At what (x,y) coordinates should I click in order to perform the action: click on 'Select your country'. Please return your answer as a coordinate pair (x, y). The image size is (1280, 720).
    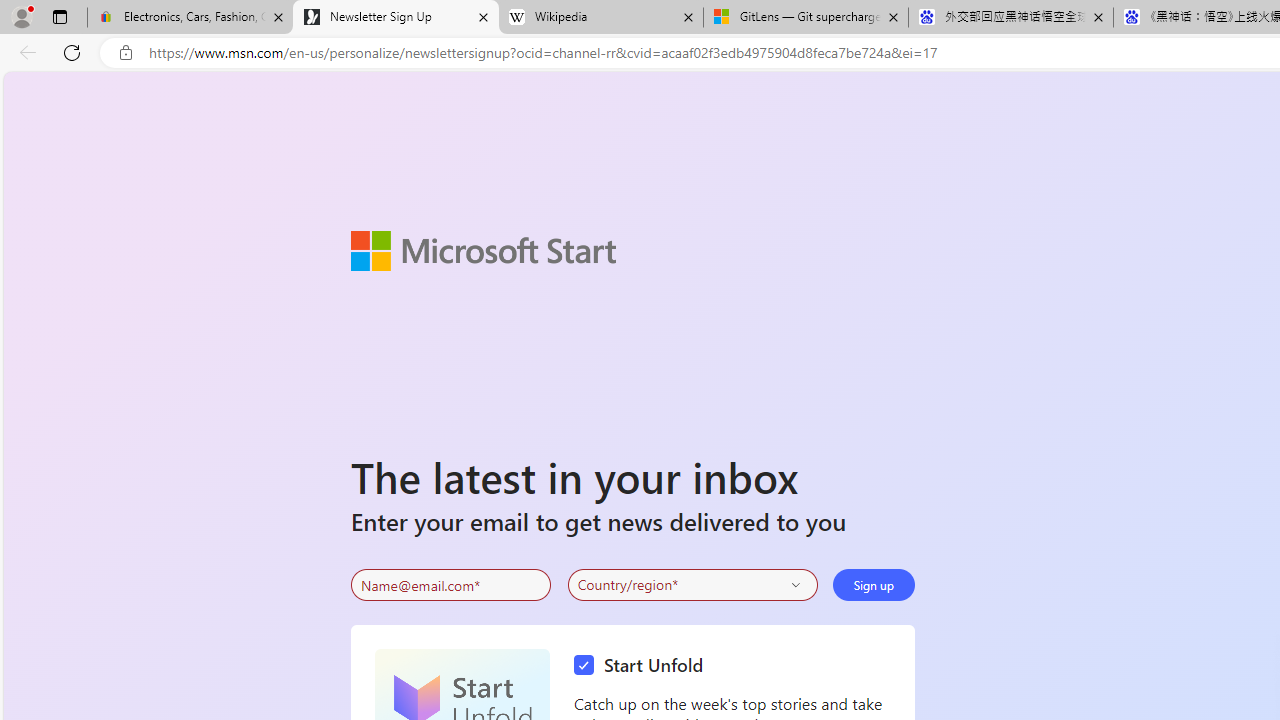
    Looking at the image, I should click on (692, 585).